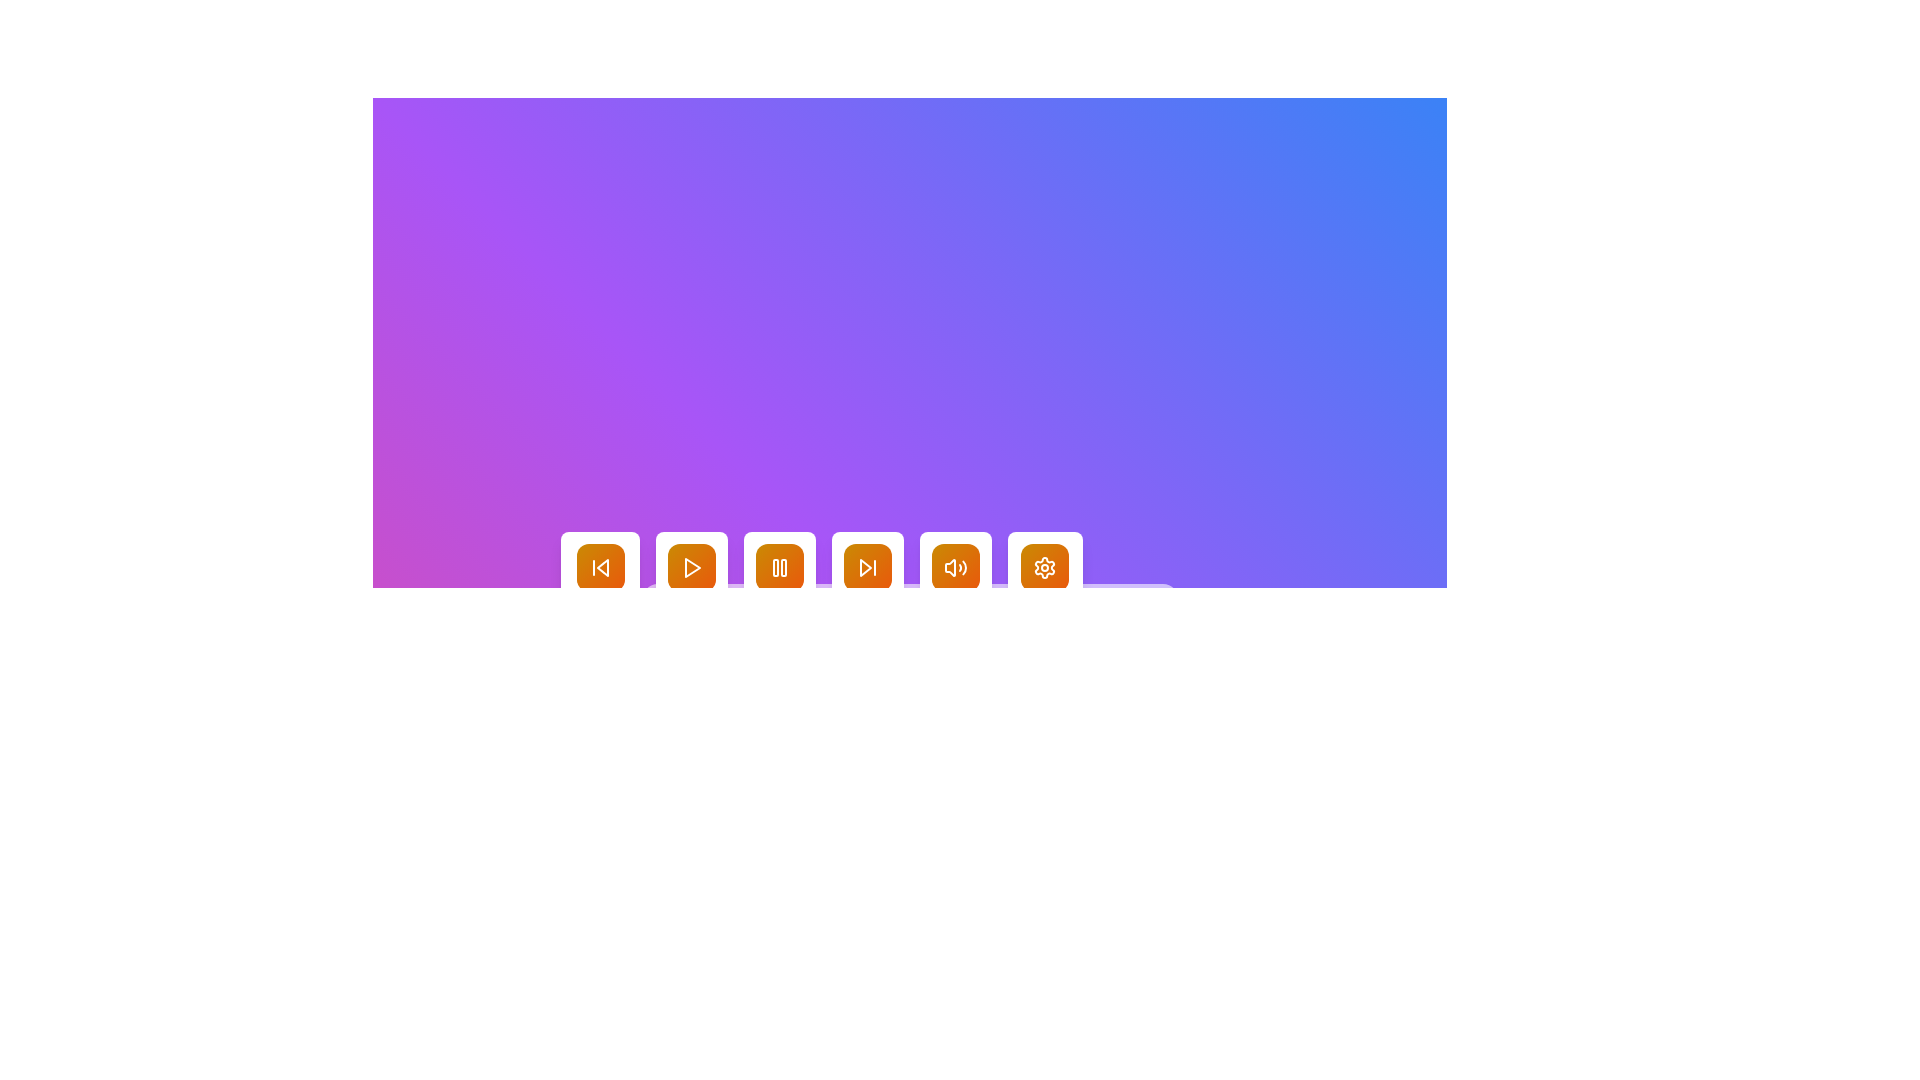 The image size is (1920, 1080). Describe the element at coordinates (778, 582) in the screenshot. I see `the pause button located between the 'Play' button and the 'Next' button` at that location.